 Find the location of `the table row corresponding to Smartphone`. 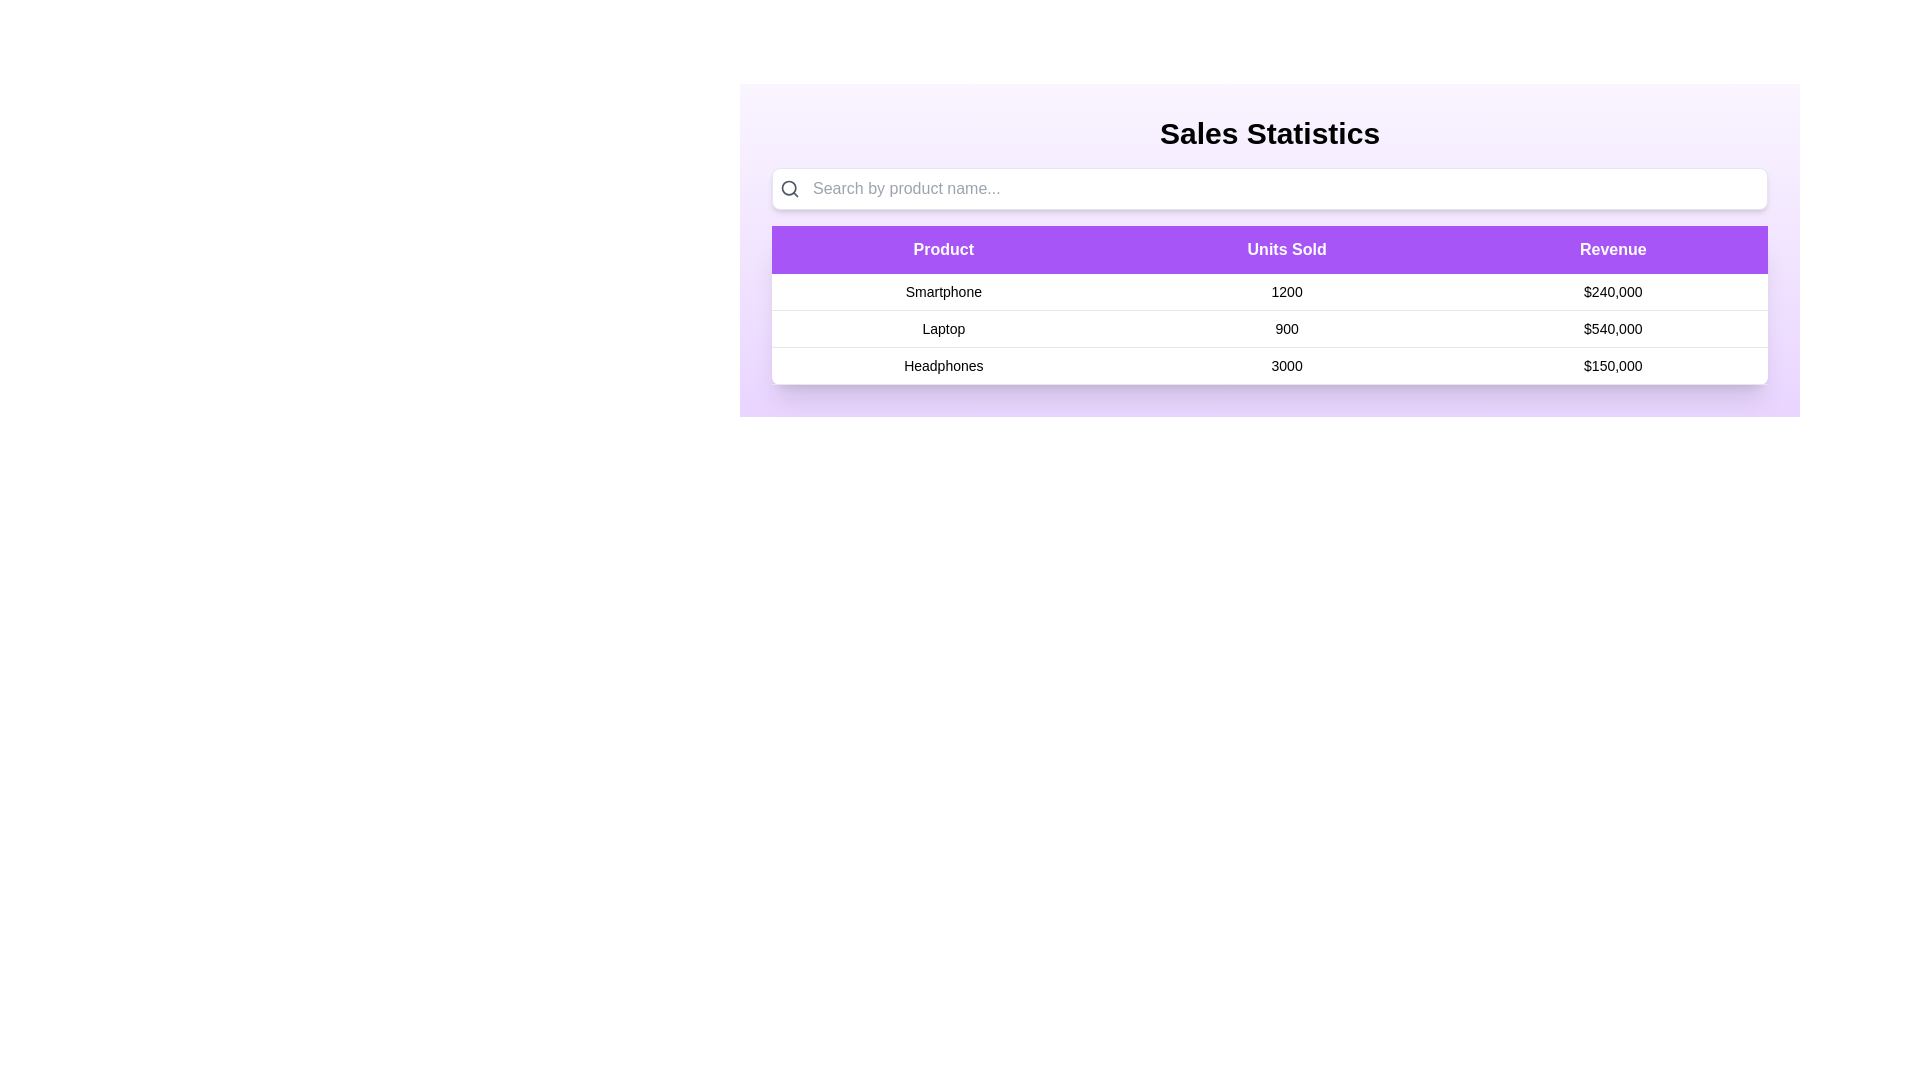

the table row corresponding to Smartphone is located at coordinates (942, 292).